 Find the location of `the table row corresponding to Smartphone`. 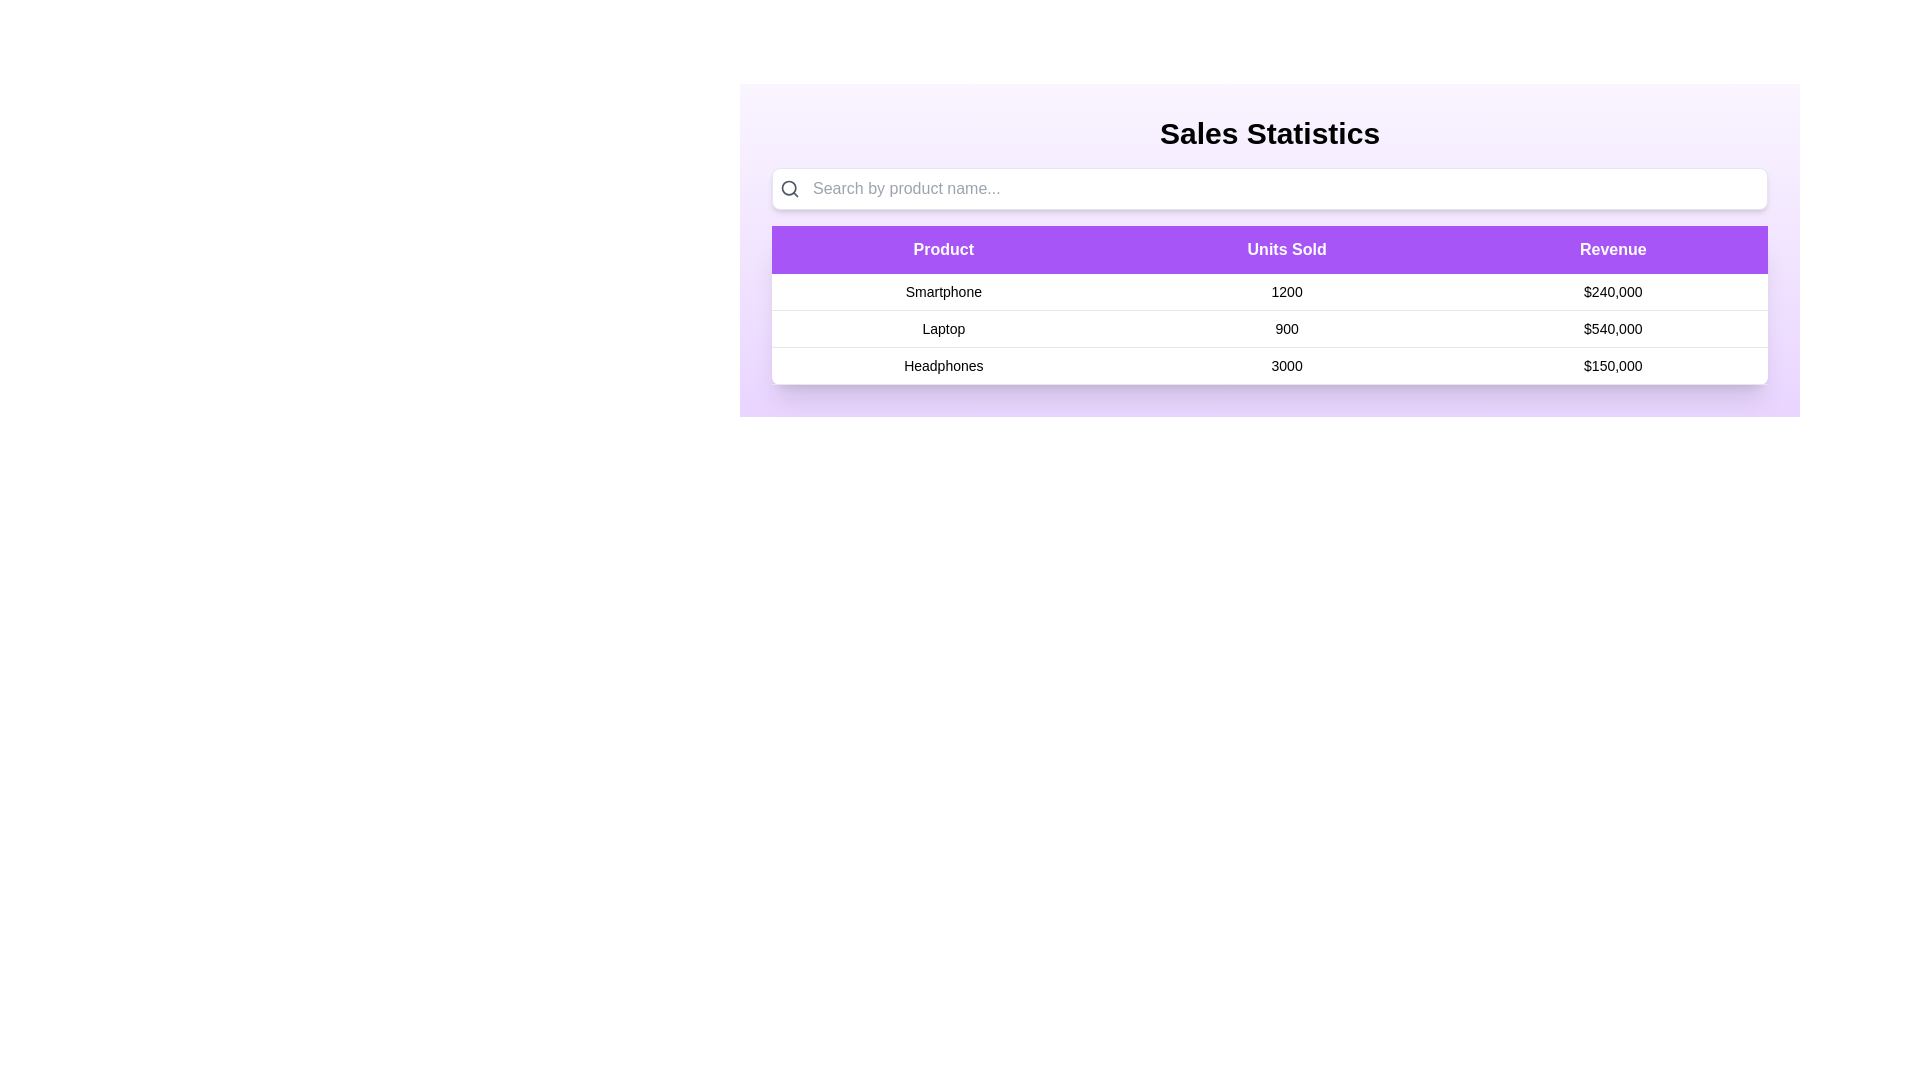

the table row corresponding to Smartphone is located at coordinates (942, 292).